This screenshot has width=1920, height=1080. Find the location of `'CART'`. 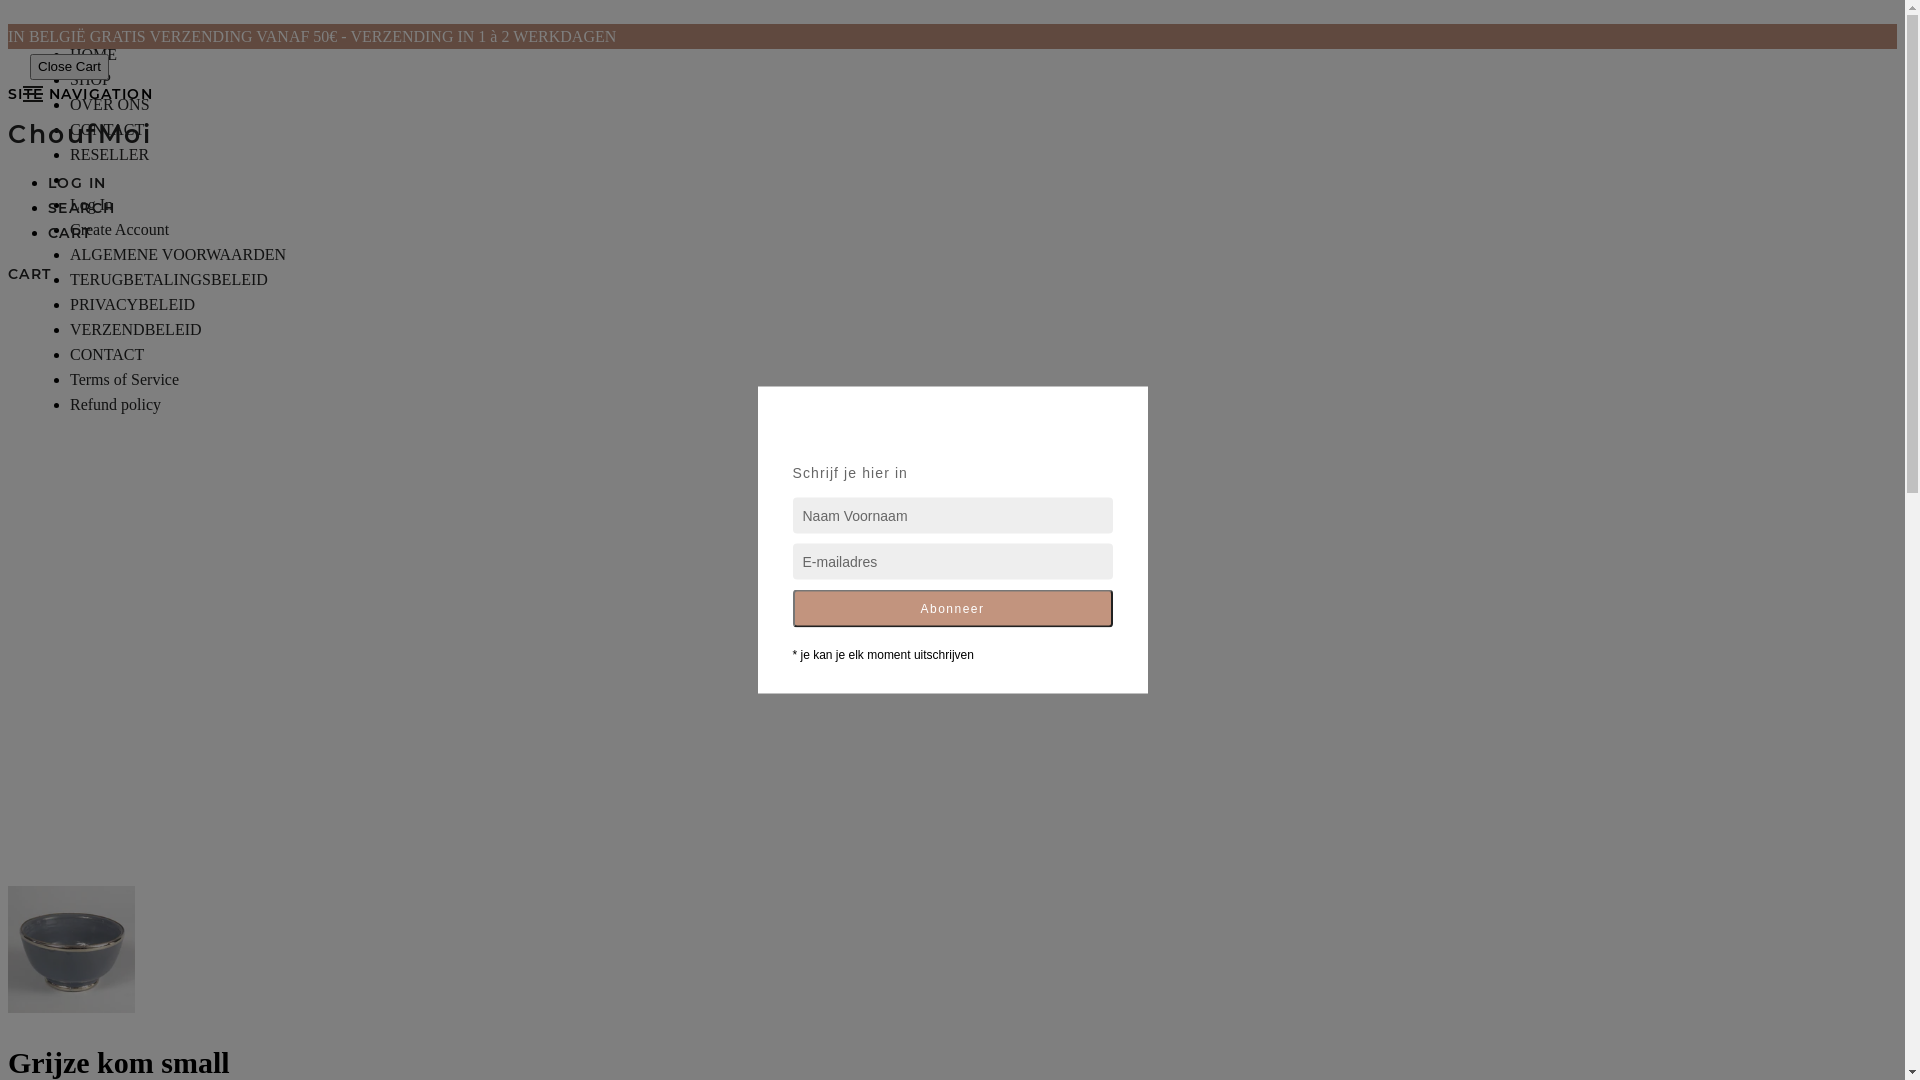

'CART' is located at coordinates (8, 273).